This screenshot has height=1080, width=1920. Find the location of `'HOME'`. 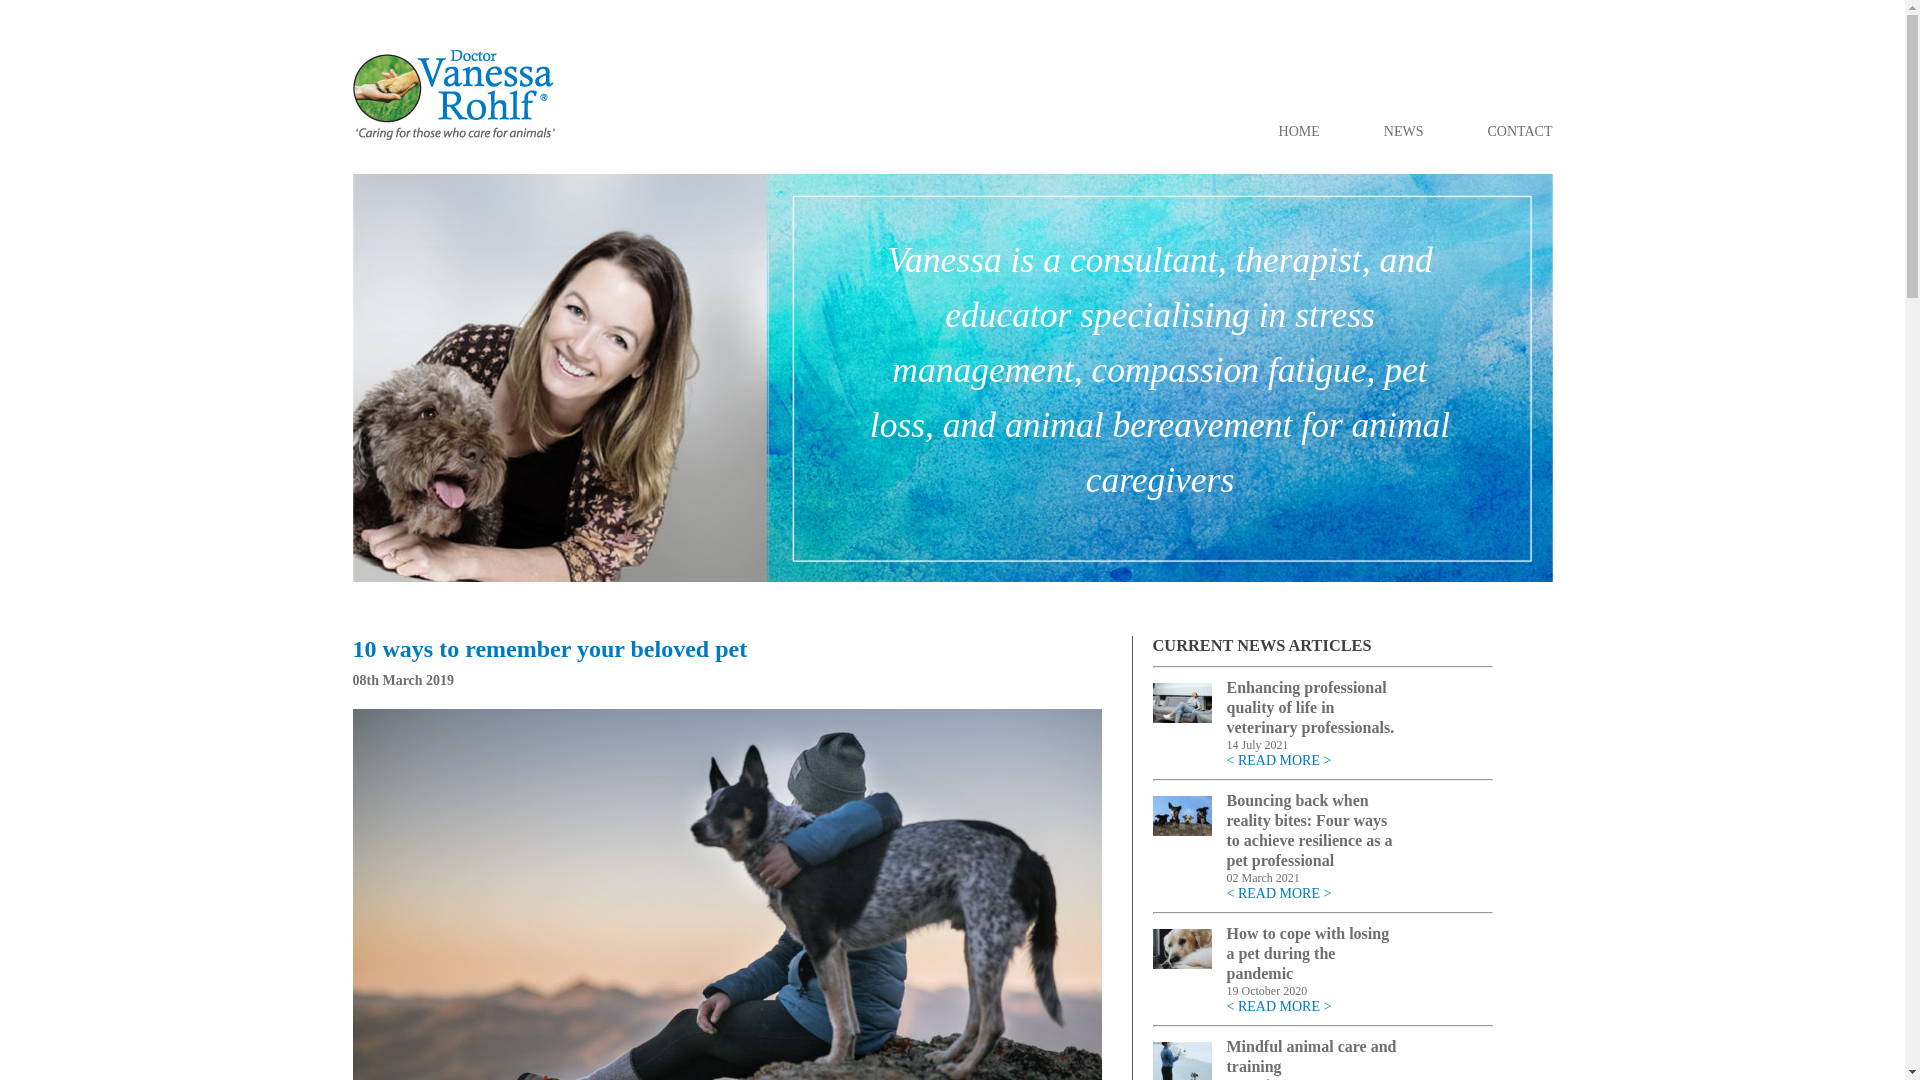

'HOME' is located at coordinates (1299, 131).